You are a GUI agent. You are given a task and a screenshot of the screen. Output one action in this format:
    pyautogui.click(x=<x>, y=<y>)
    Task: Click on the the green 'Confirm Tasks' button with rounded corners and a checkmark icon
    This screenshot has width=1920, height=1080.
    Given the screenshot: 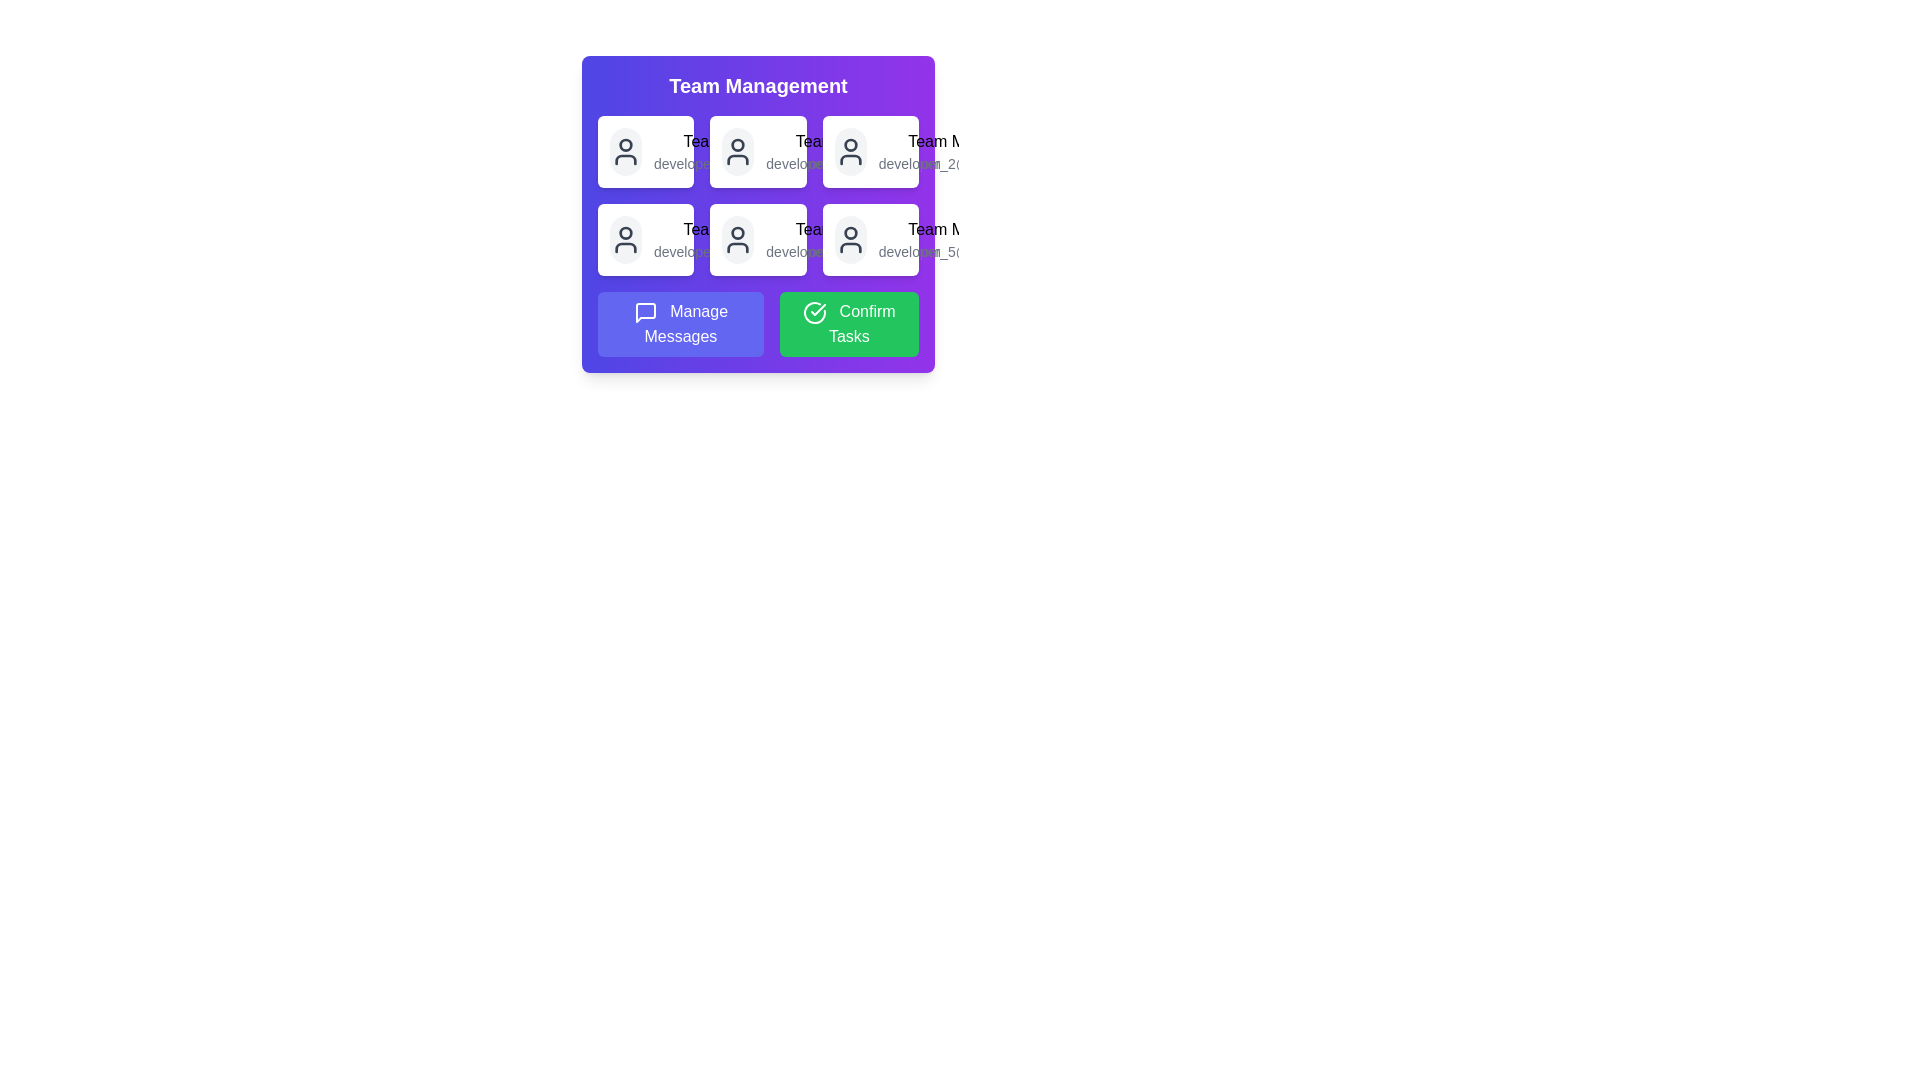 What is the action you would take?
    pyautogui.click(x=849, y=323)
    